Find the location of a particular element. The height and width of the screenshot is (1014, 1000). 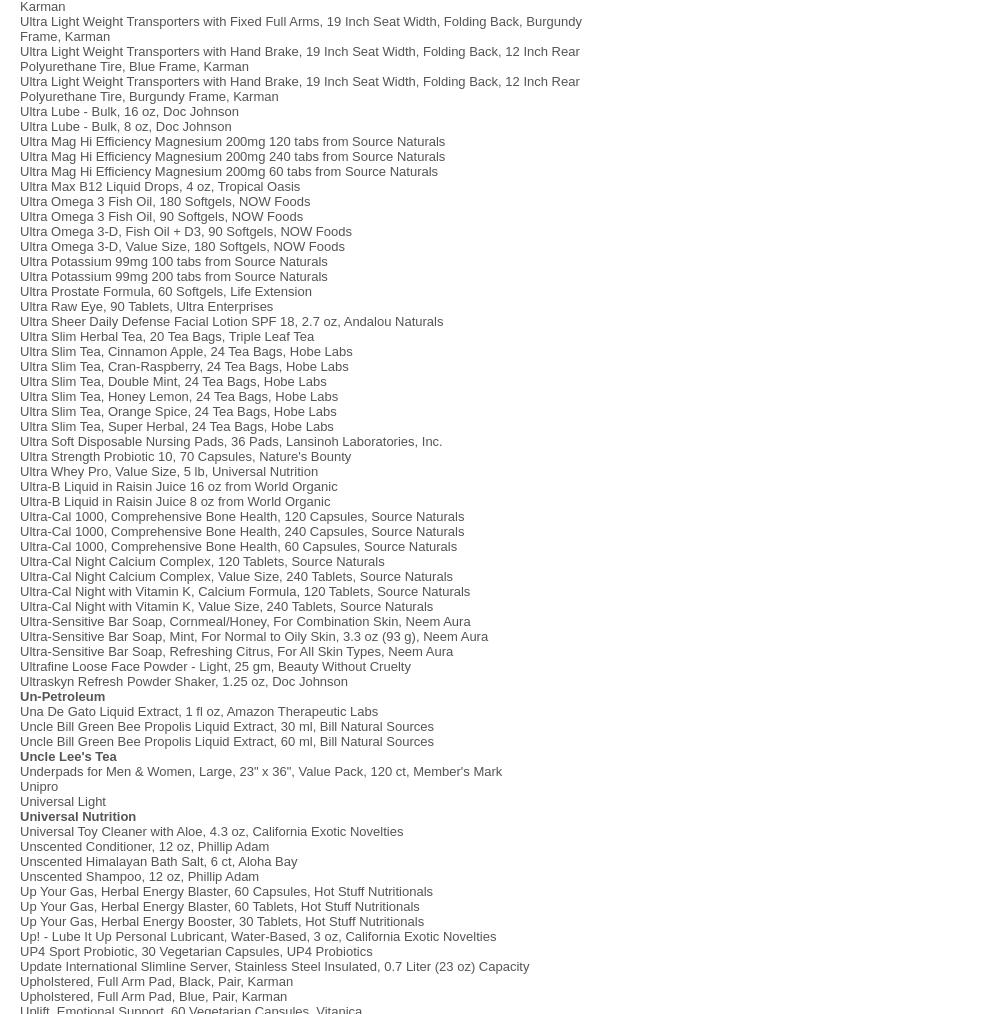

'Ultra Slim Tea, Orange Spice, 24 Tea Bags, Hobe Labs' is located at coordinates (178, 410).